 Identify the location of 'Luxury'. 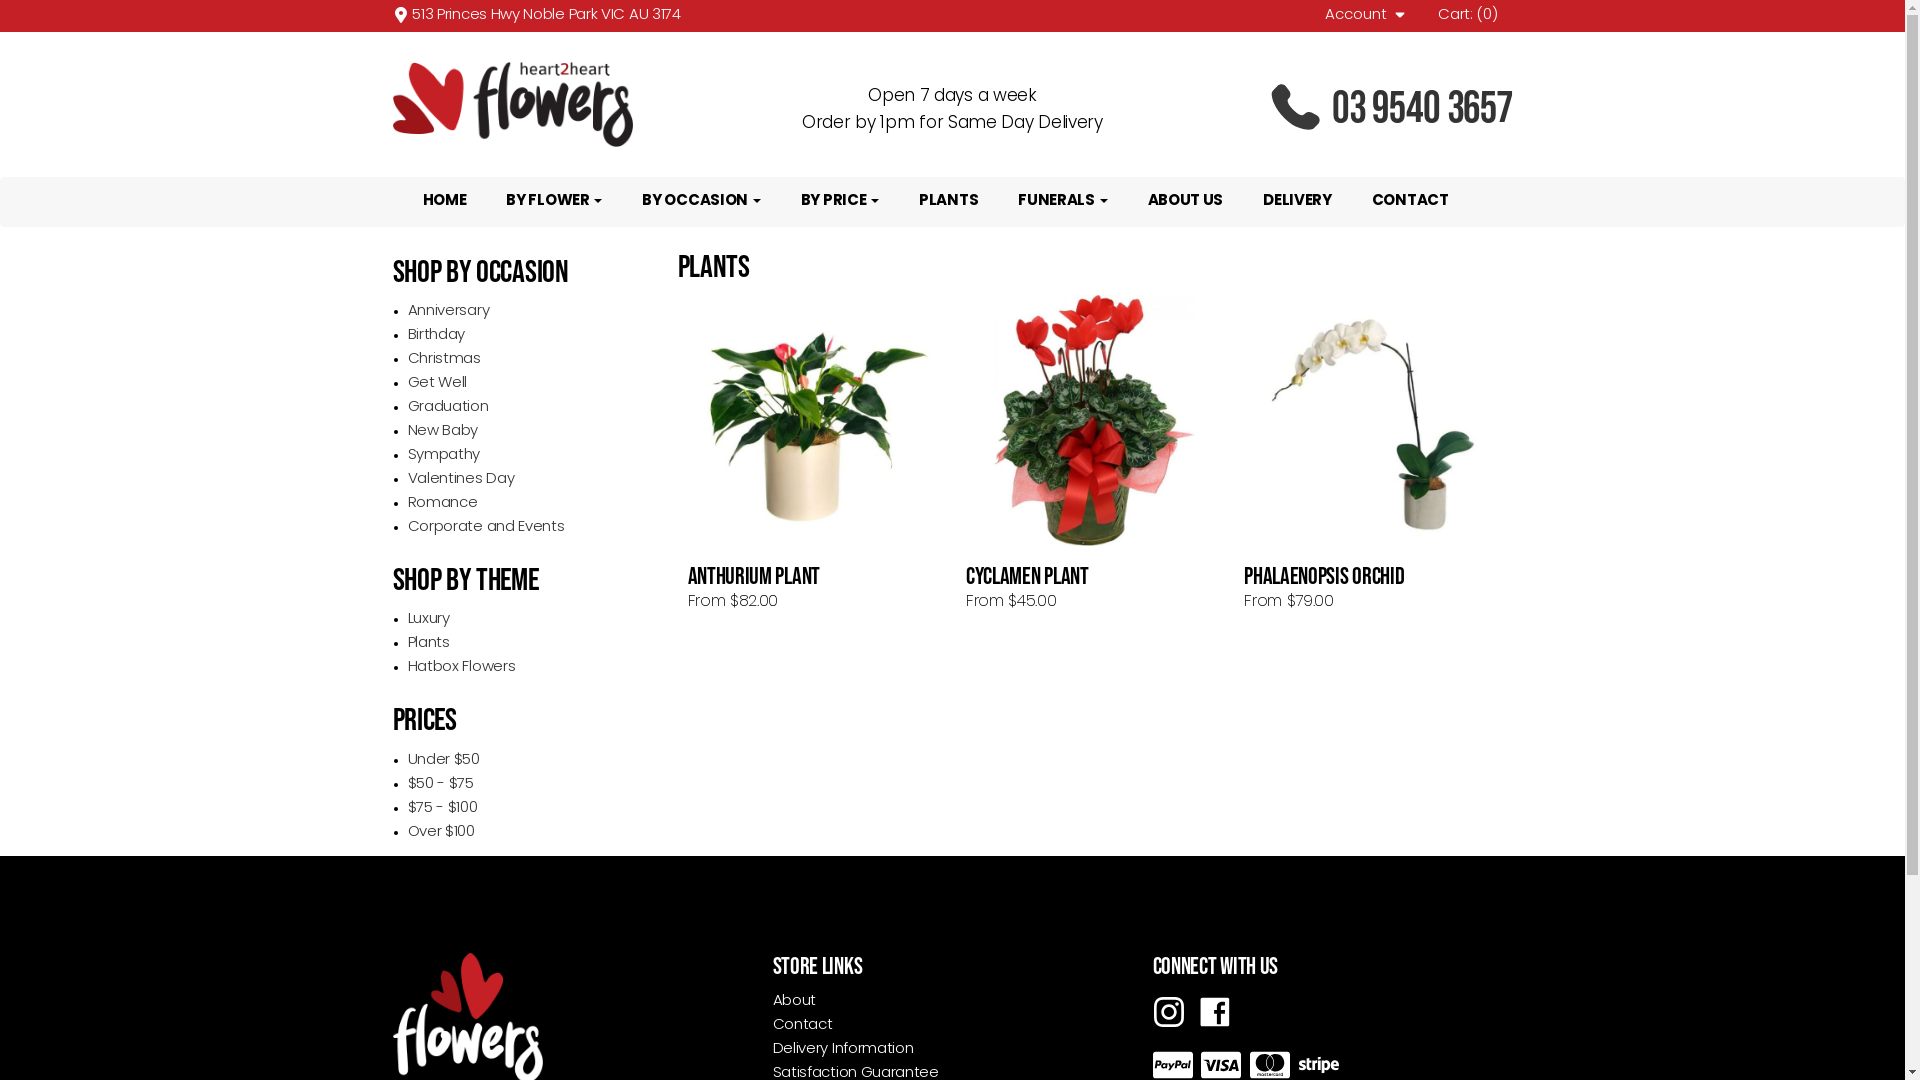
(427, 618).